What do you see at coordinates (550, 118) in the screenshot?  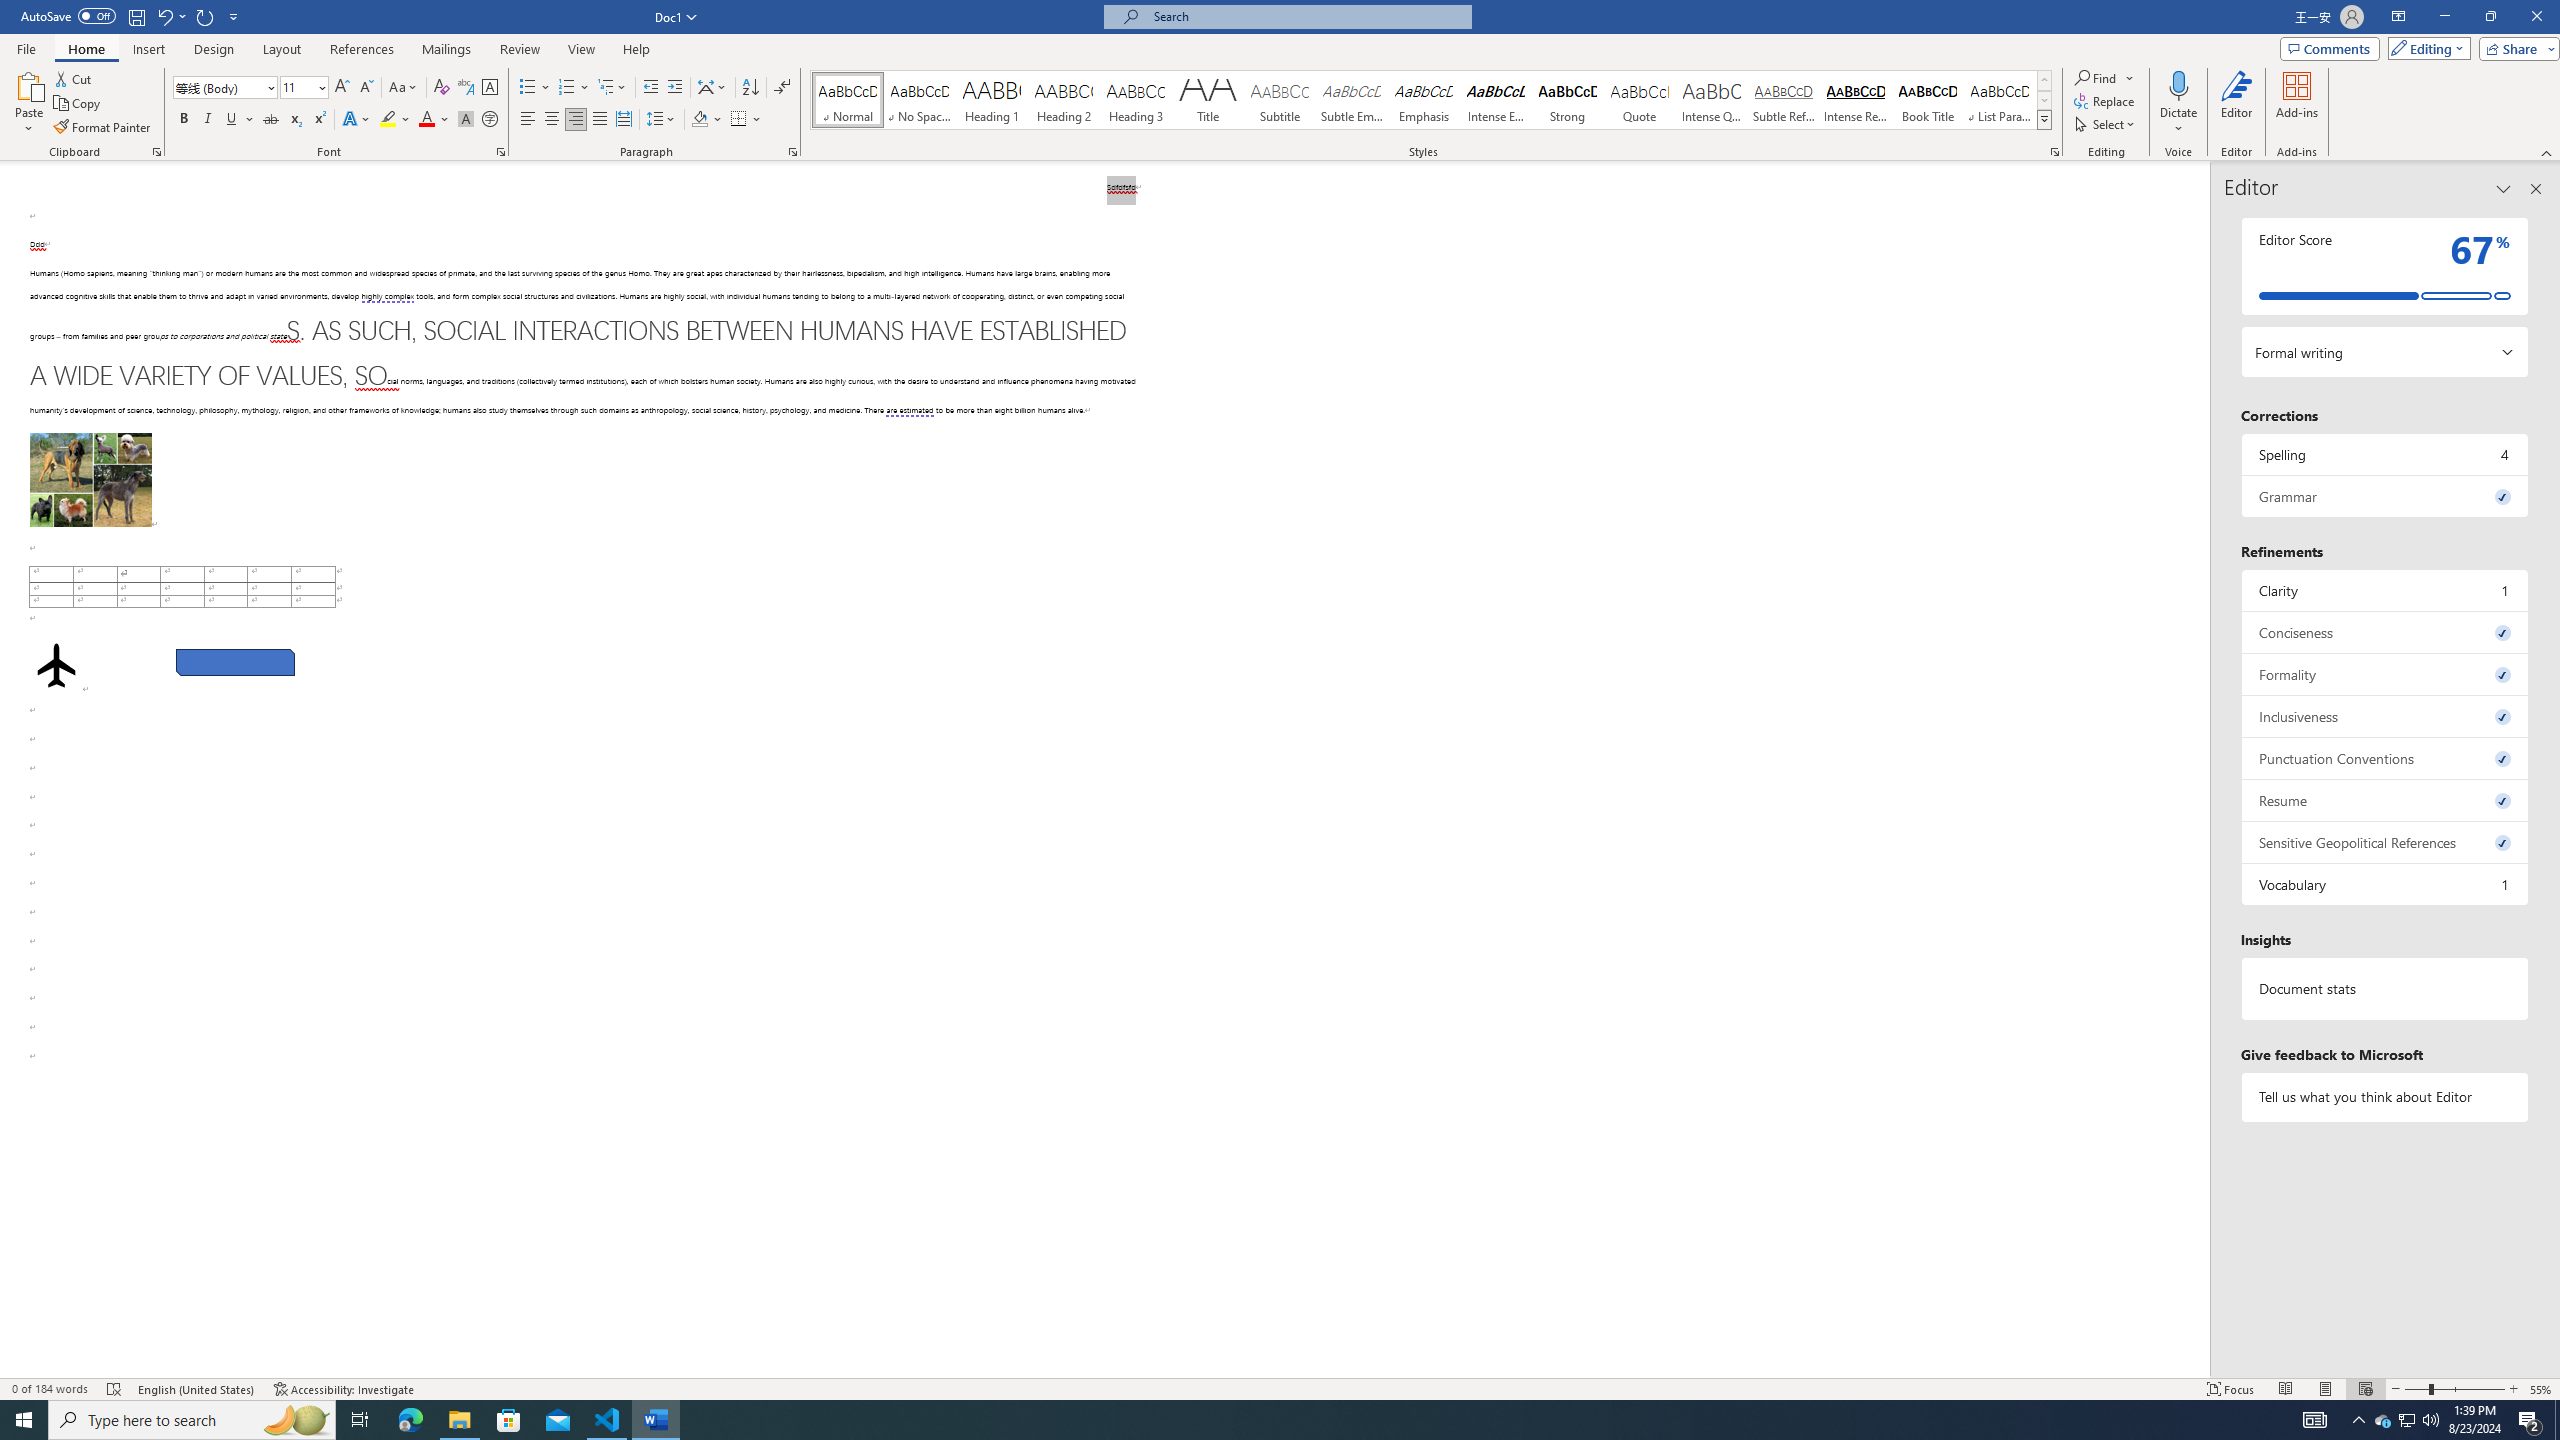 I see `'Center'` at bounding box center [550, 118].